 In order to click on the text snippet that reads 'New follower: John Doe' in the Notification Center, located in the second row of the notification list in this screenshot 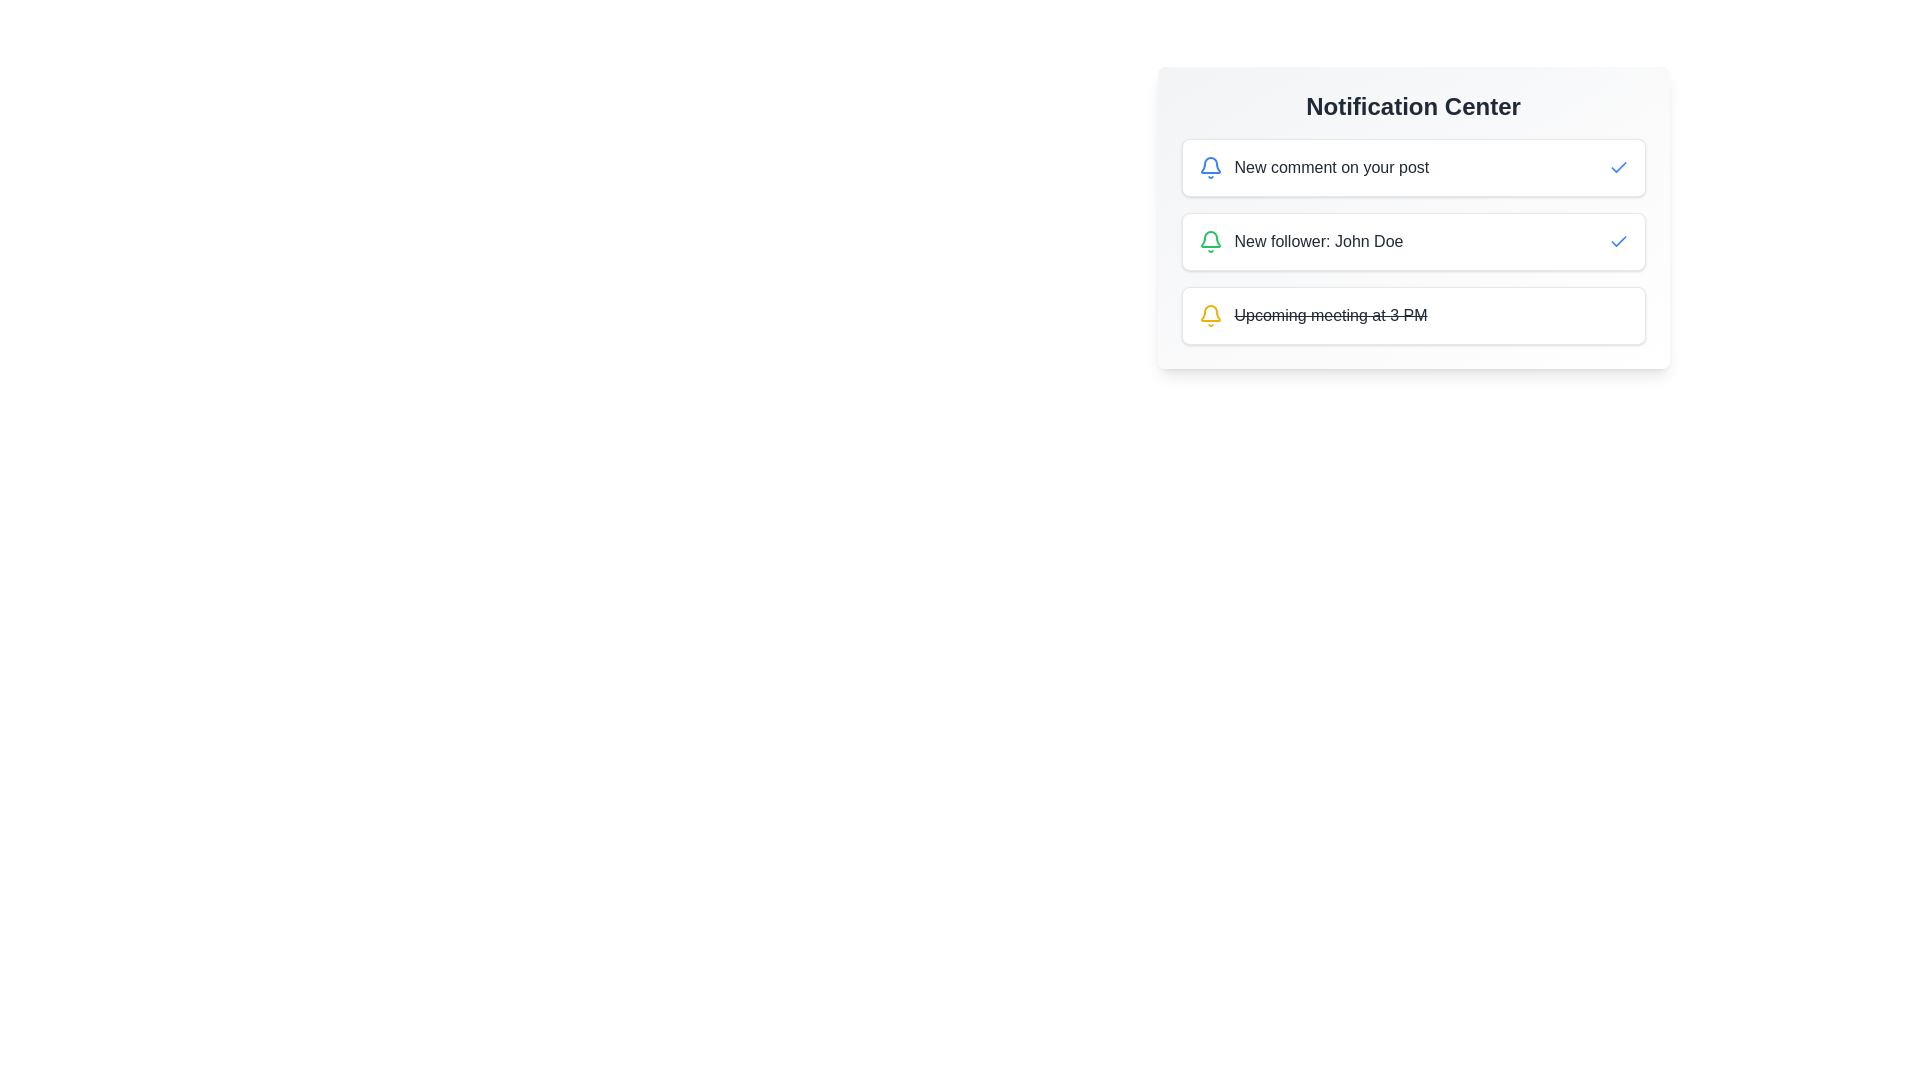, I will do `click(1319, 241)`.